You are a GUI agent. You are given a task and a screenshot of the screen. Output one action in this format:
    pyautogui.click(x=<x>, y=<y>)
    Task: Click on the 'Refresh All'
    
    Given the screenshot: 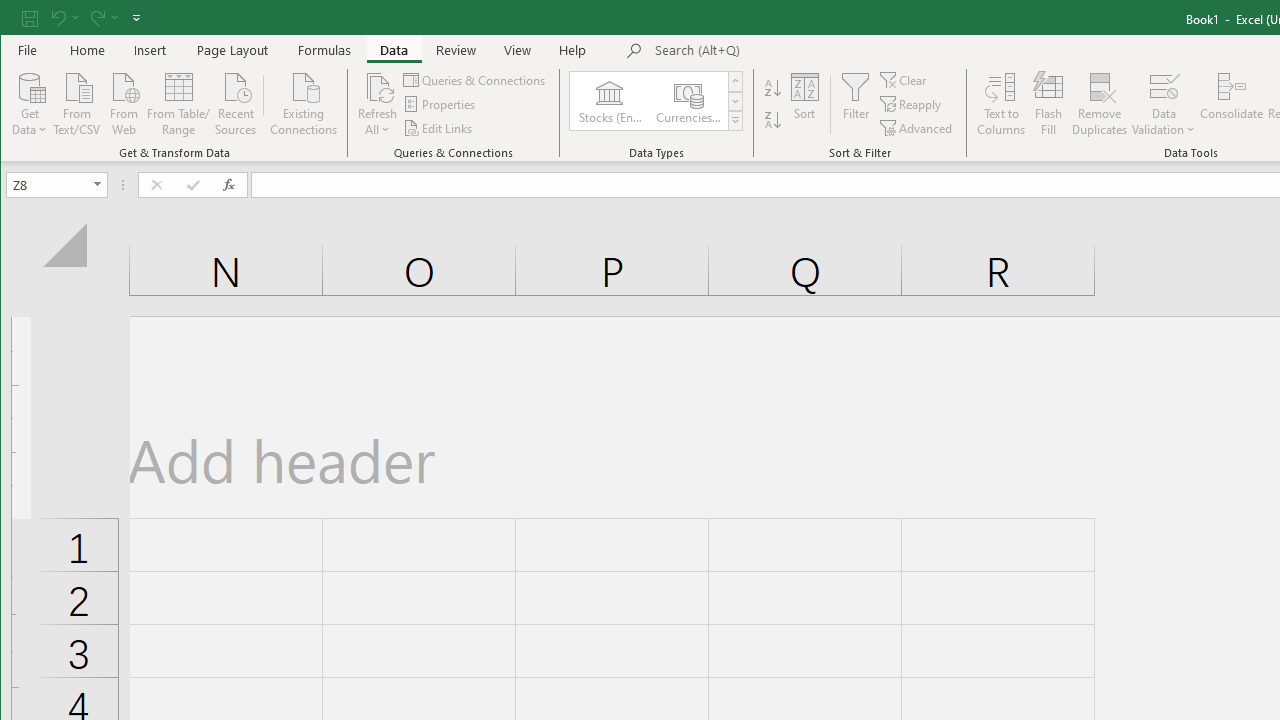 What is the action you would take?
    pyautogui.click(x=377, y=104)
    